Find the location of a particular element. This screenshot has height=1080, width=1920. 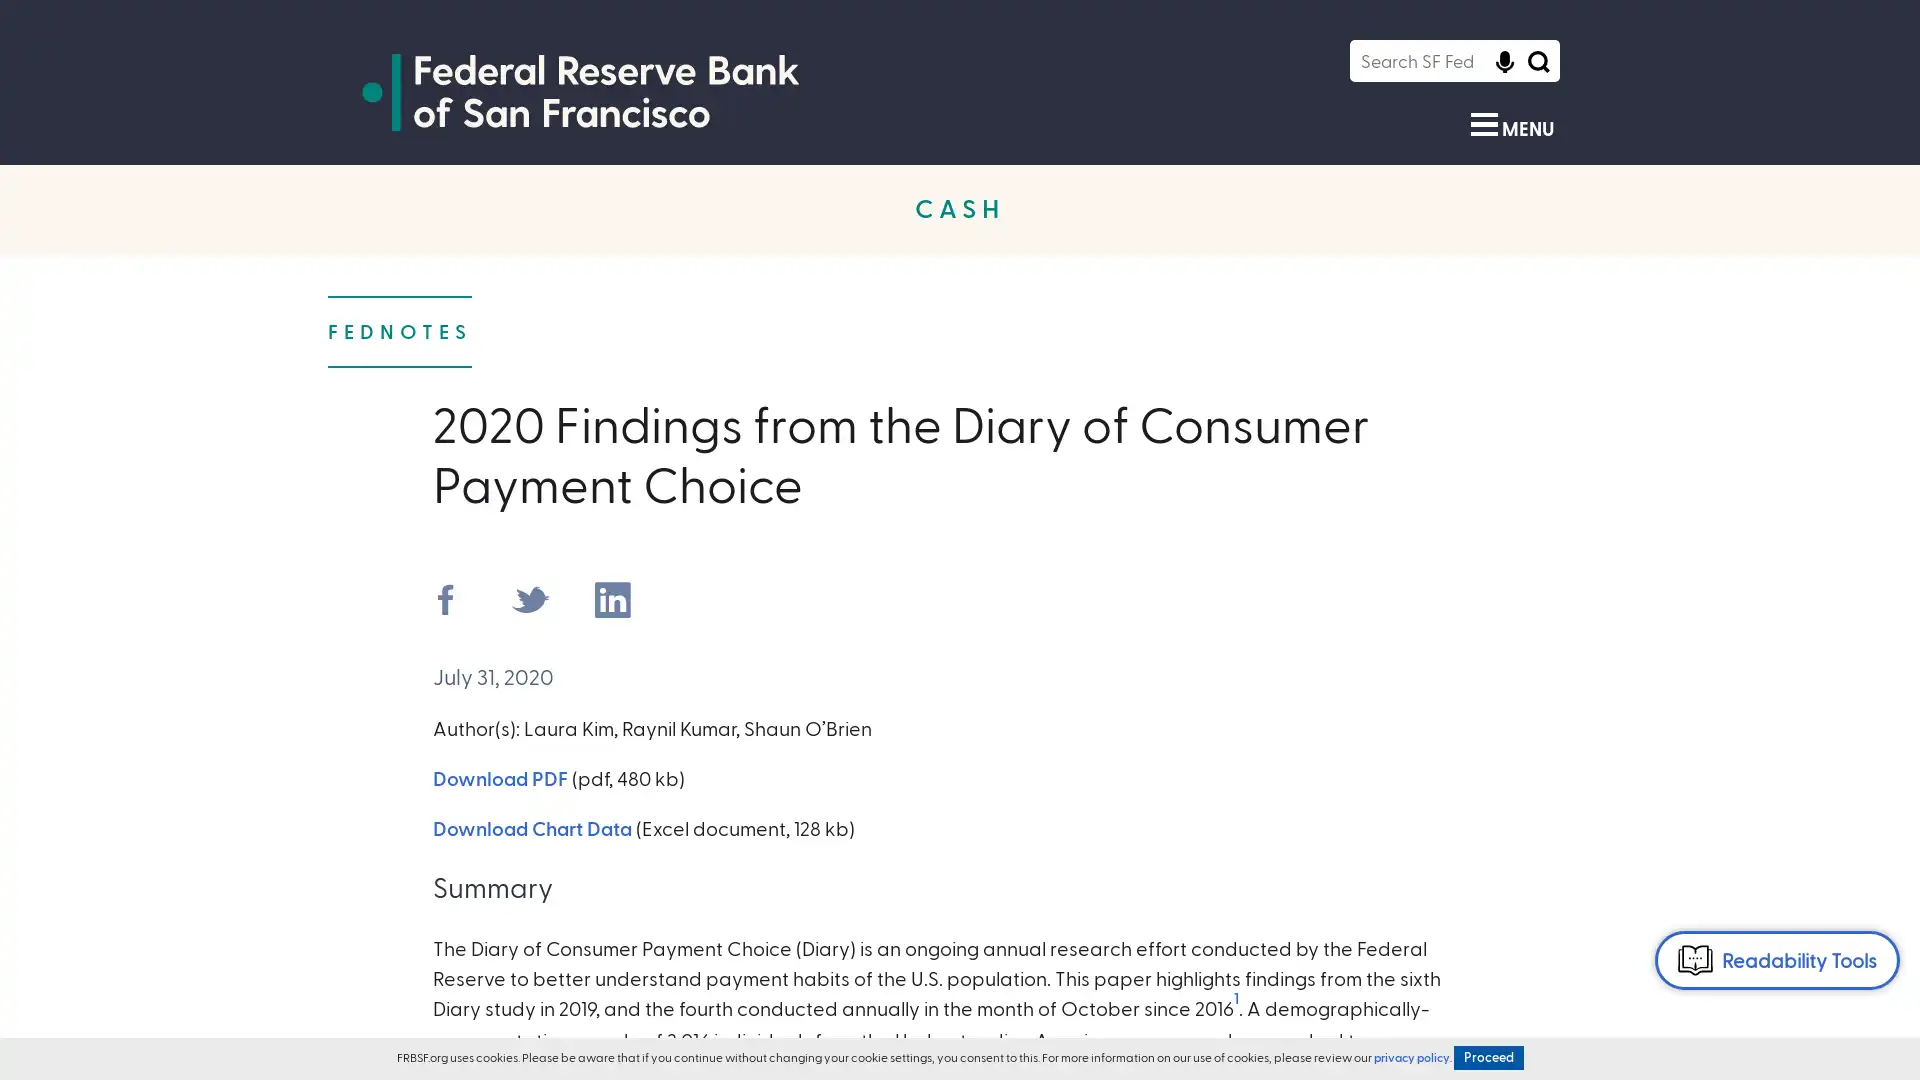

Search Icon Submit Search is located at coordinates (1538, 60).